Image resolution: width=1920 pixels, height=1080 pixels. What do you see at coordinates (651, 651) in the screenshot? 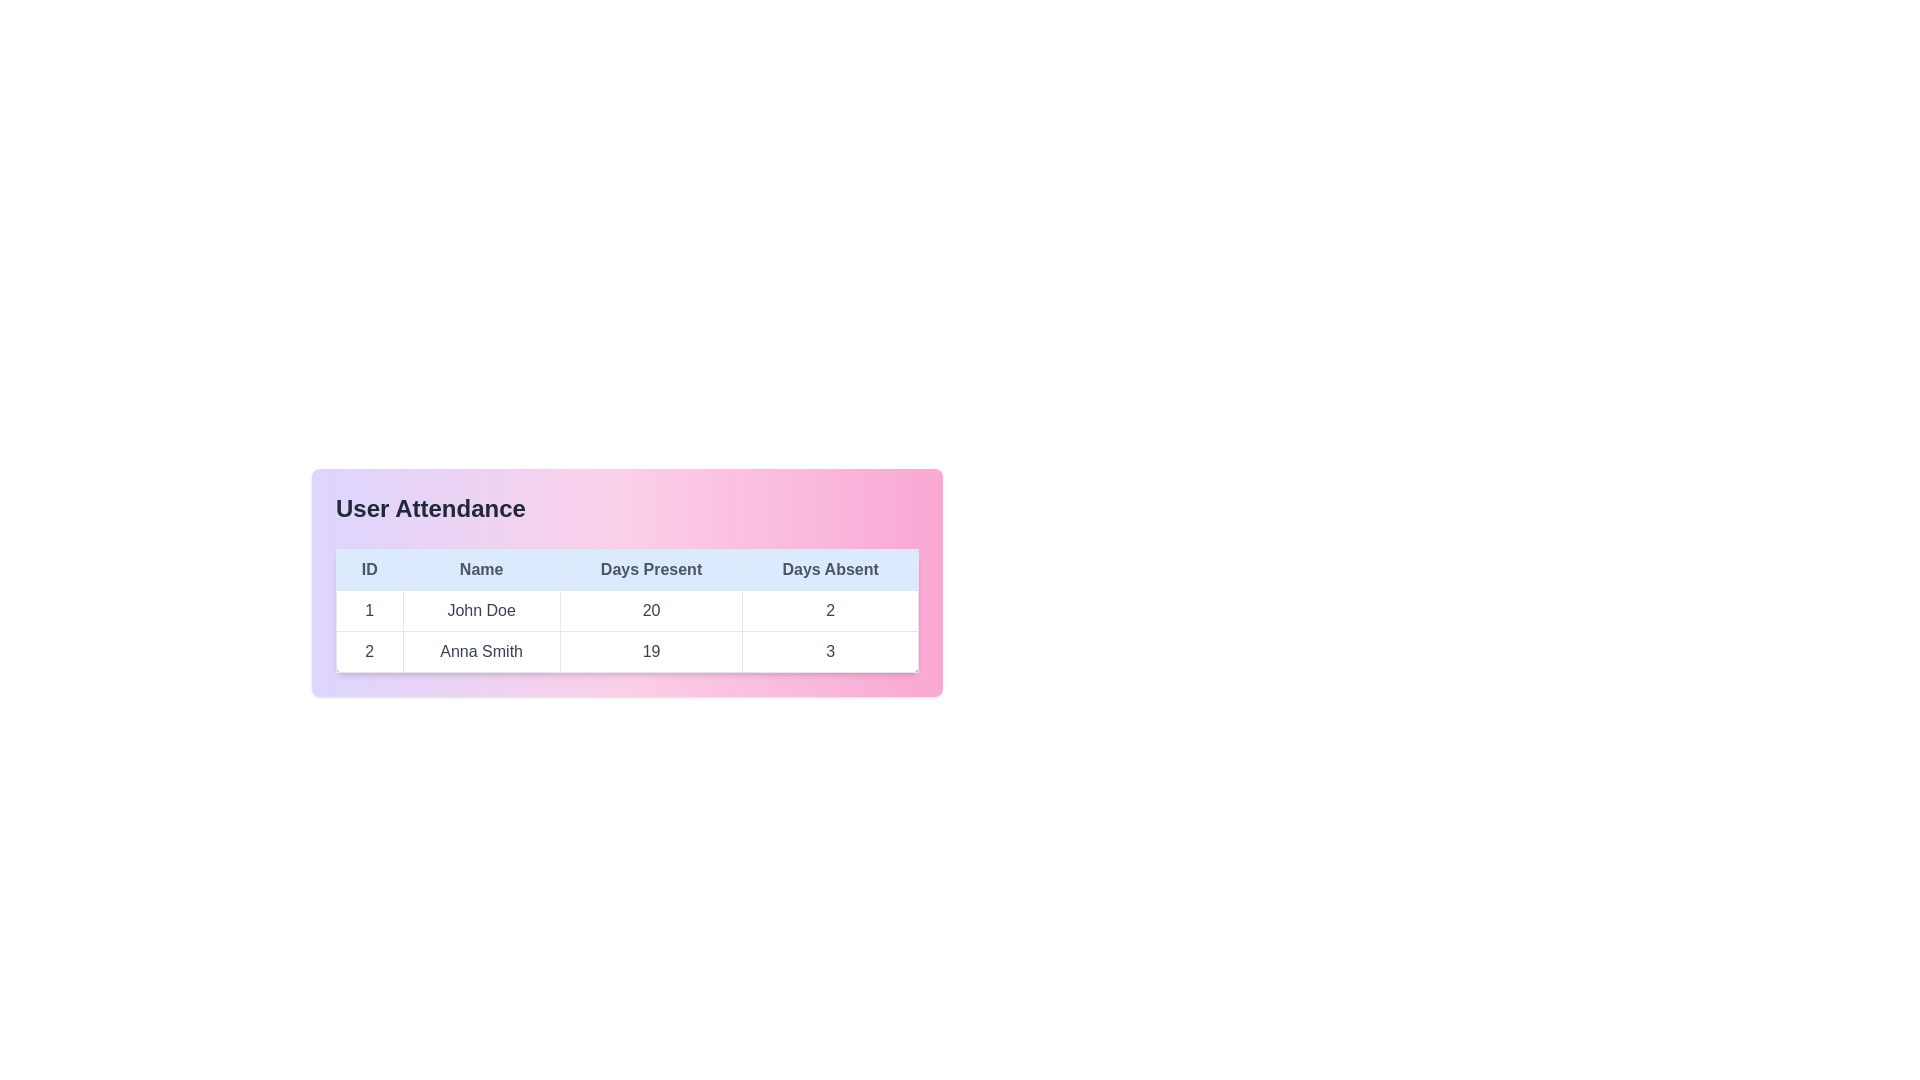
I see `the table cell that displays the numeric value for 'Days Present' in the second row, third cell, located under the 'Days Present' column header` at bounding box center [651, 651].